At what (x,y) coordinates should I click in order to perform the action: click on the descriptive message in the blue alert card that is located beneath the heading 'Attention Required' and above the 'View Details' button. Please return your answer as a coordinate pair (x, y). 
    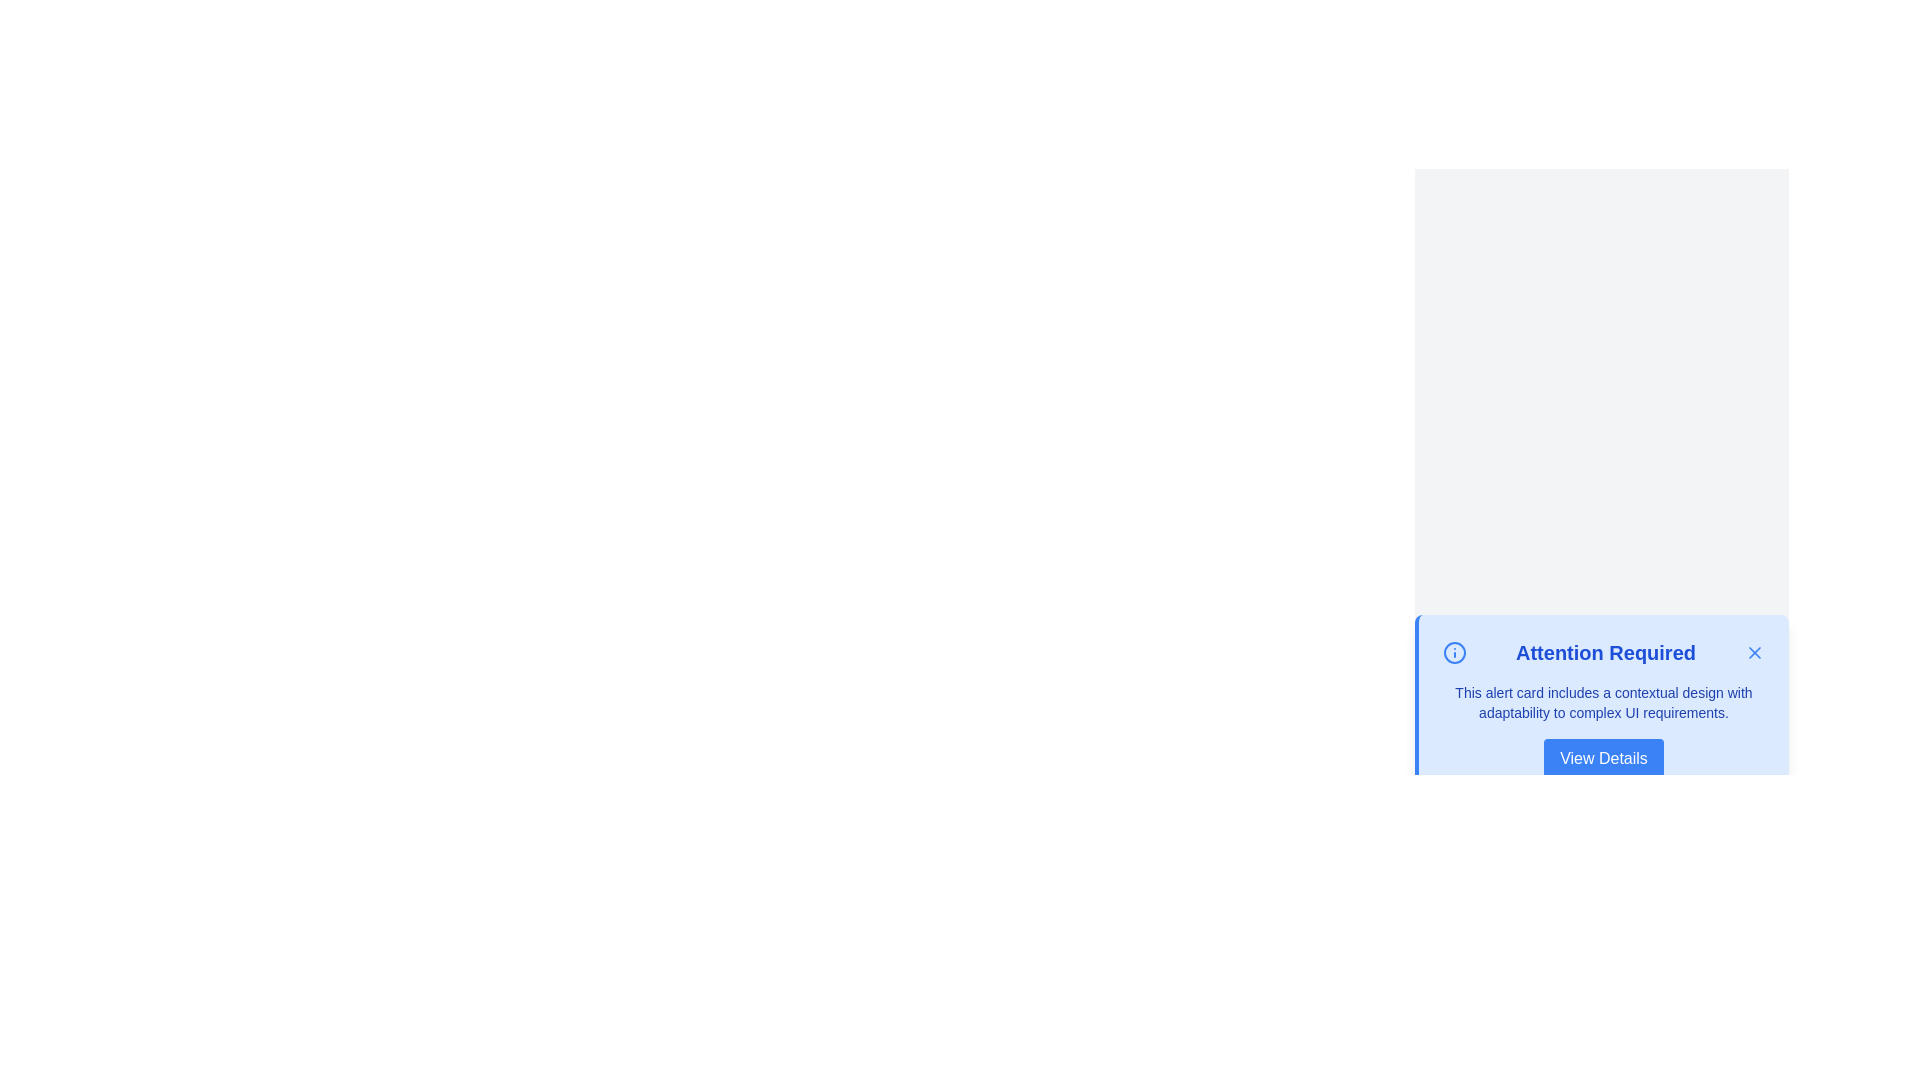
    Looking at the image, I should click on (1603, 701).